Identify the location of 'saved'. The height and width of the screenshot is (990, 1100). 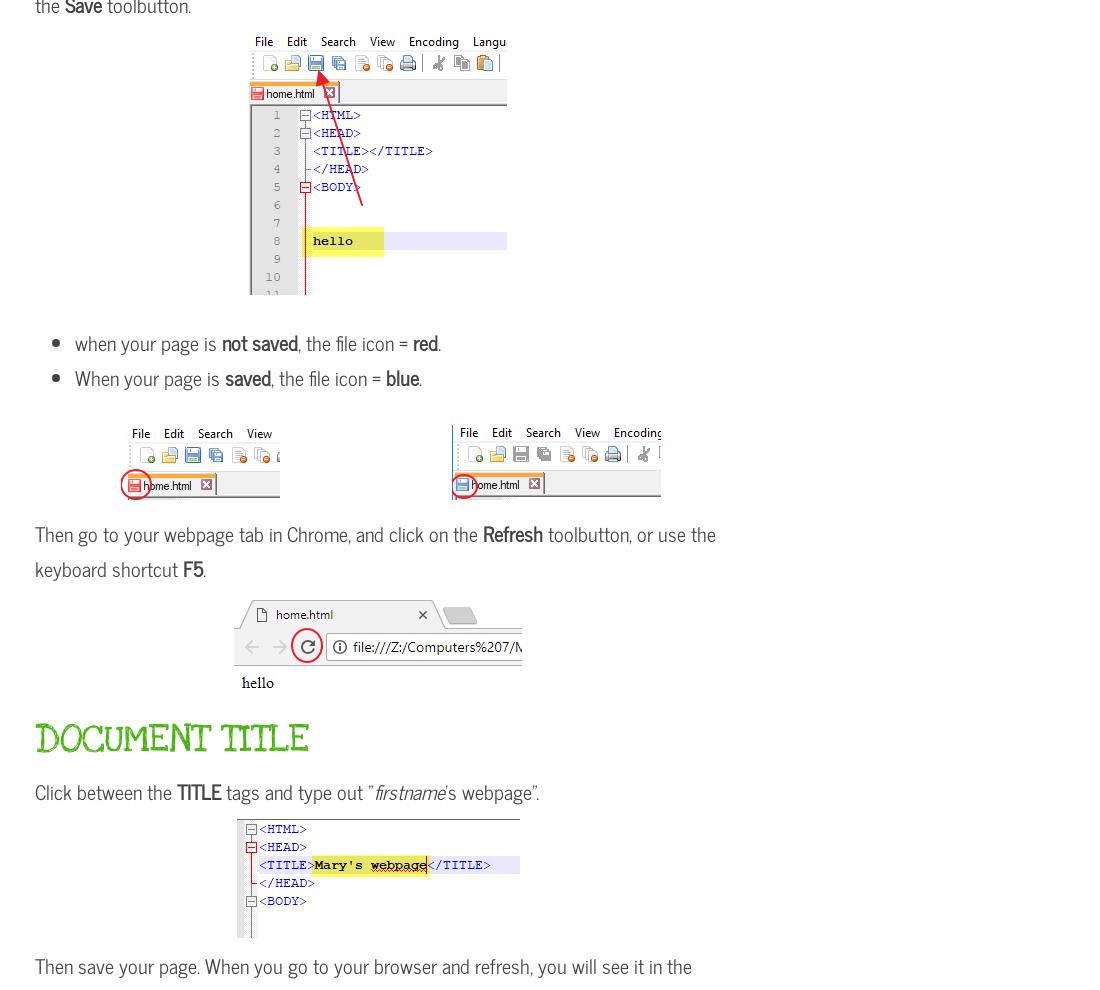
(248, 377).